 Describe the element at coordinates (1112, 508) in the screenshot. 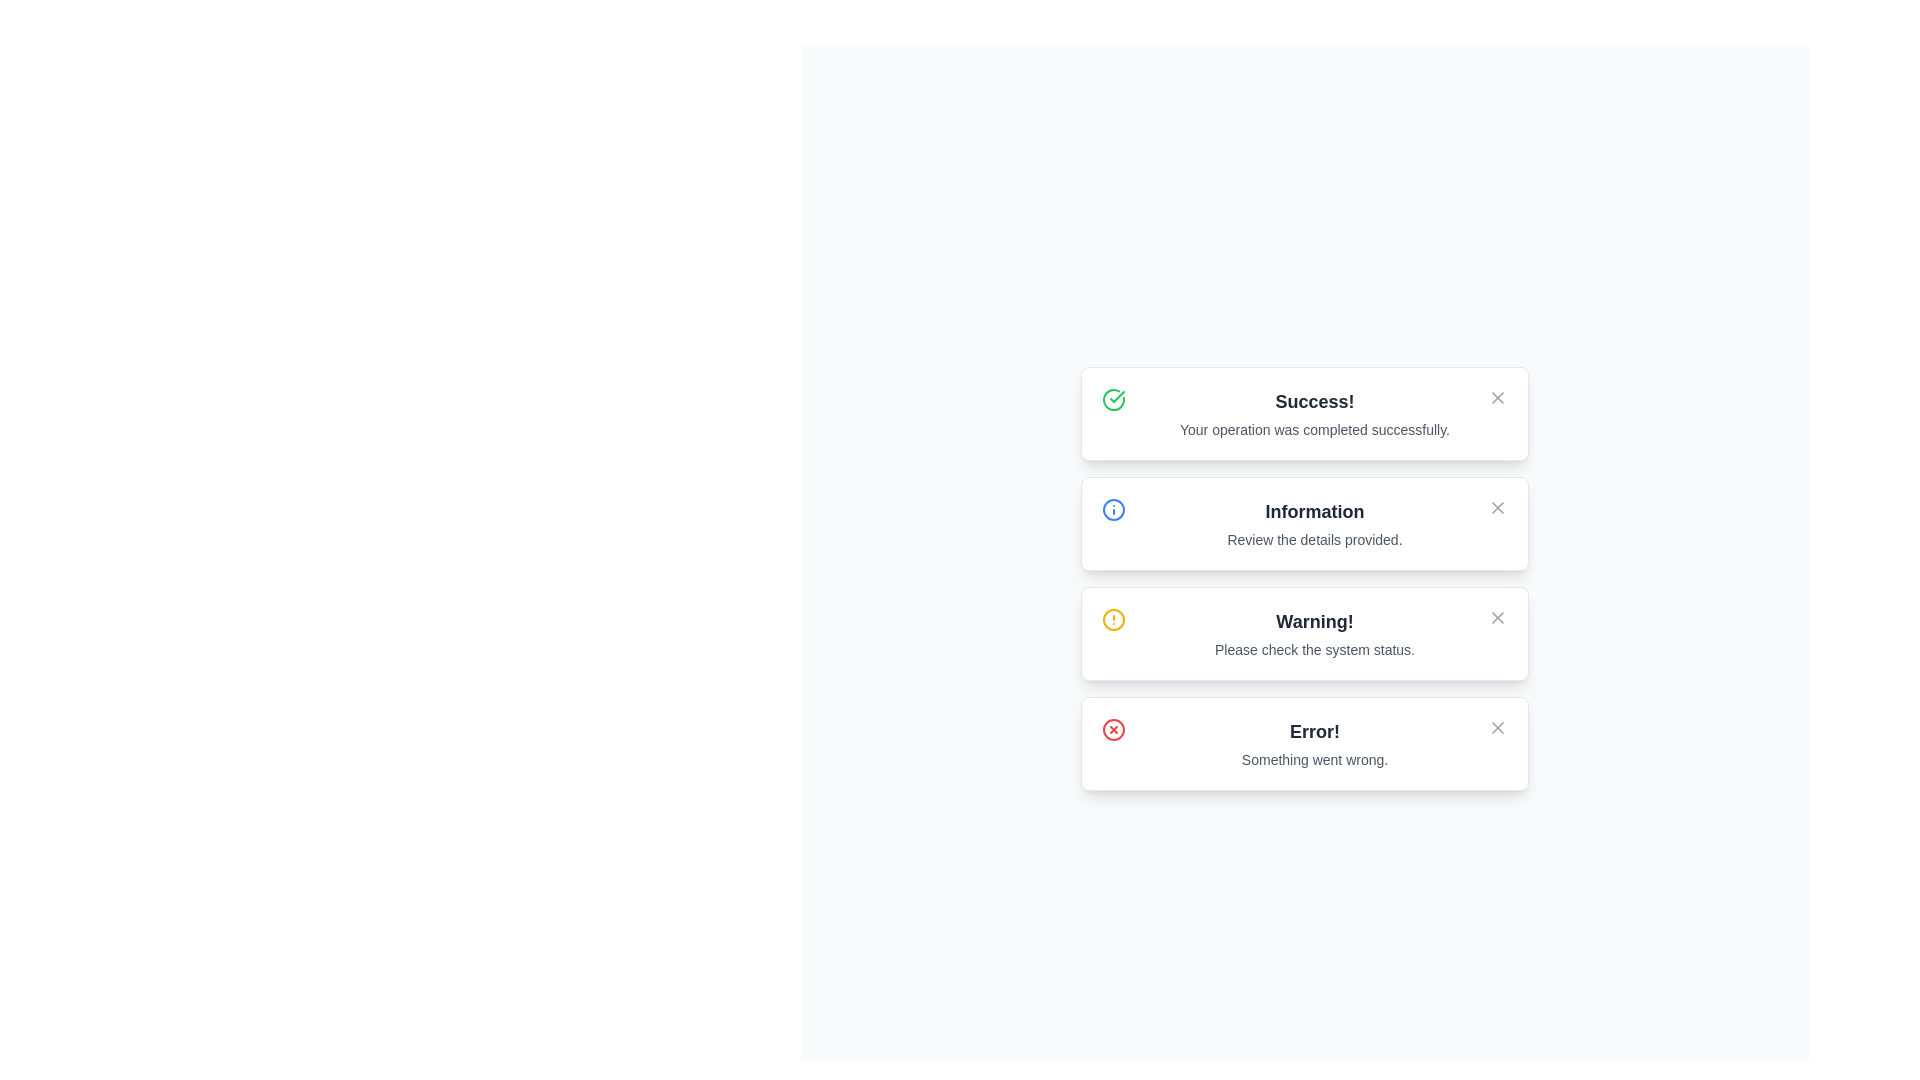

I see `the circular information icon with a blue outline located at the top-left corner of the 'Information' notification card, adjacent to the text 'Information Review the details provided.'` at that location.